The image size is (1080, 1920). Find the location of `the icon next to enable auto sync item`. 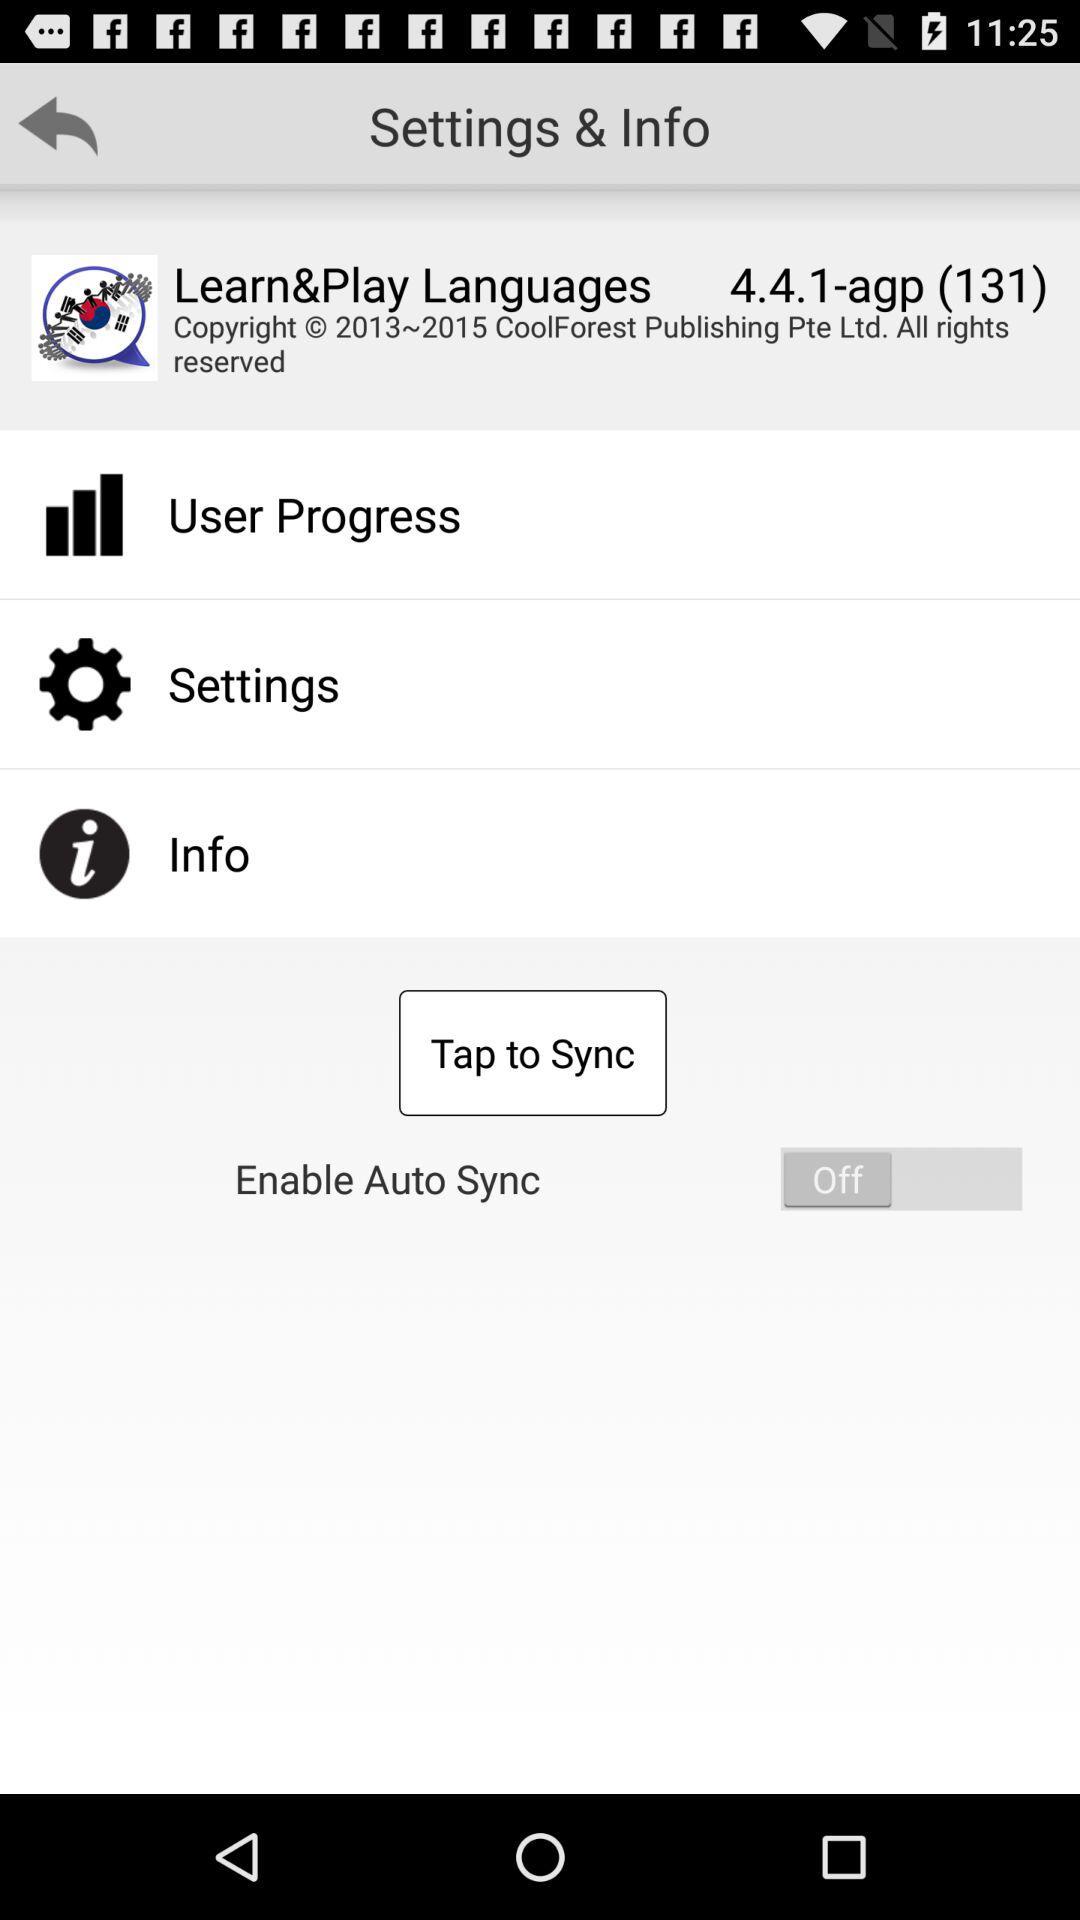

the icon next to enable auto sync item is located at coordinates (901, 1179).